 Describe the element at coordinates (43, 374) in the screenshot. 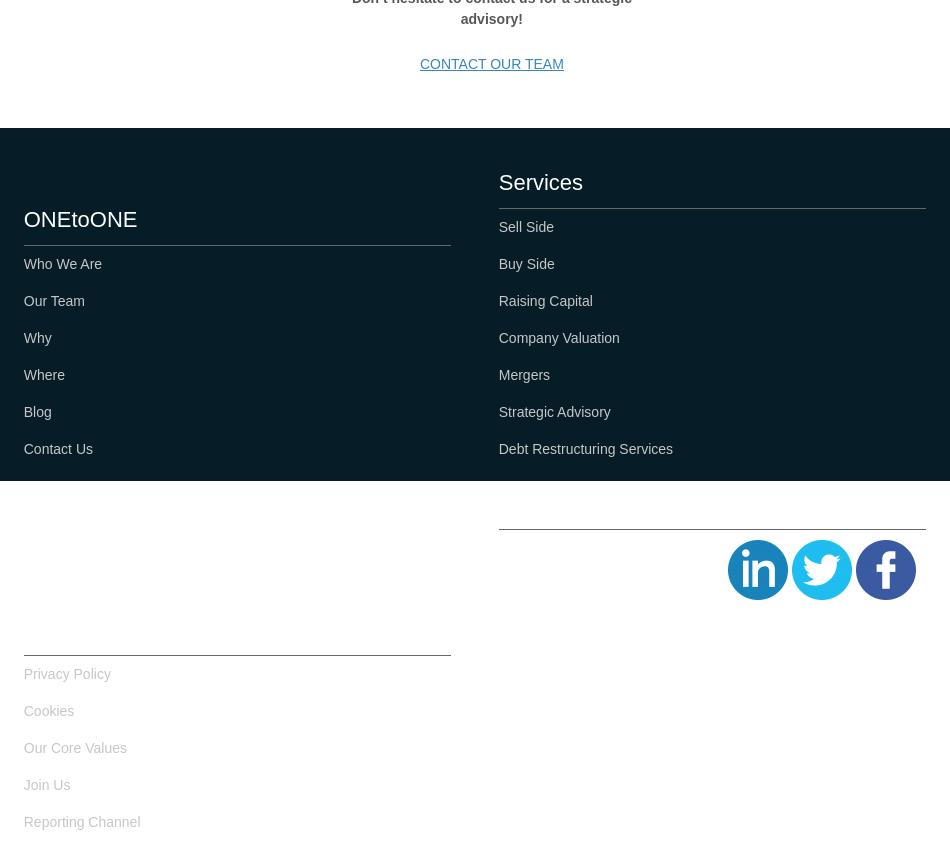

I see `'Where'` at that location.